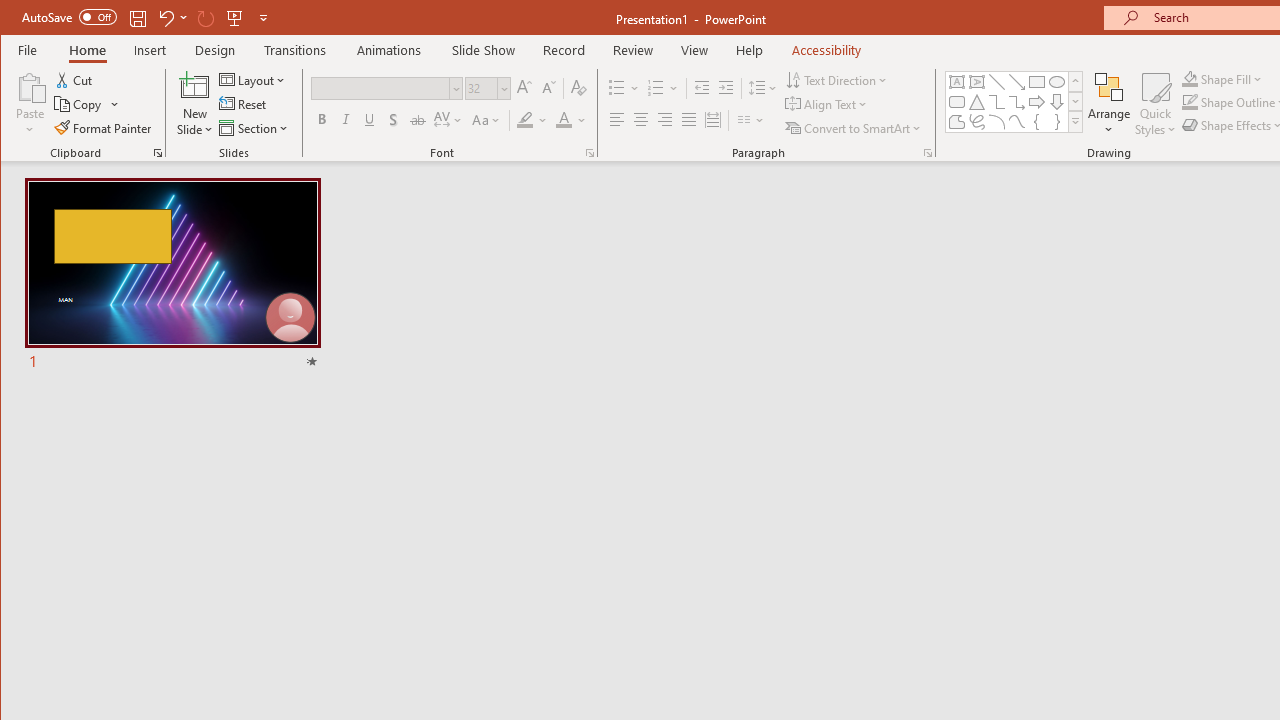 The image size is (1280, 720). I want to click on 'Font Color', so click(570, 120).